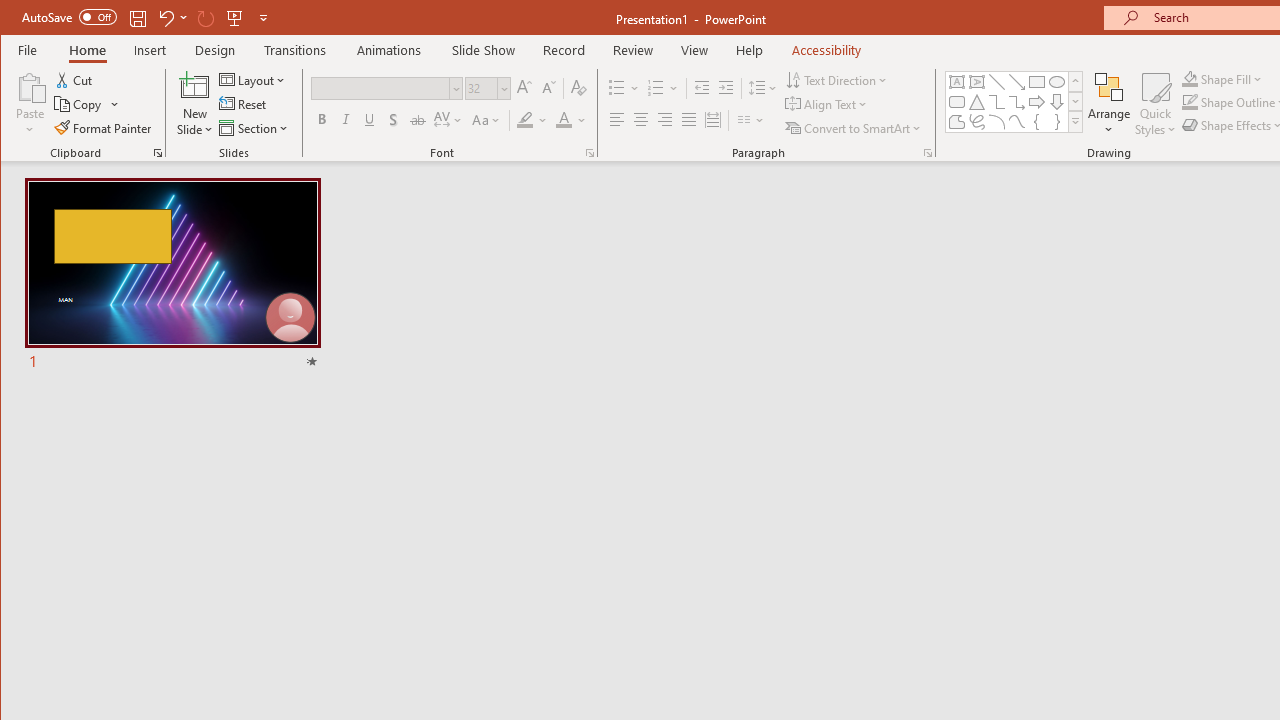 The image size is (1280, 720). I want to click on 'Font Color', so click(570, 120).